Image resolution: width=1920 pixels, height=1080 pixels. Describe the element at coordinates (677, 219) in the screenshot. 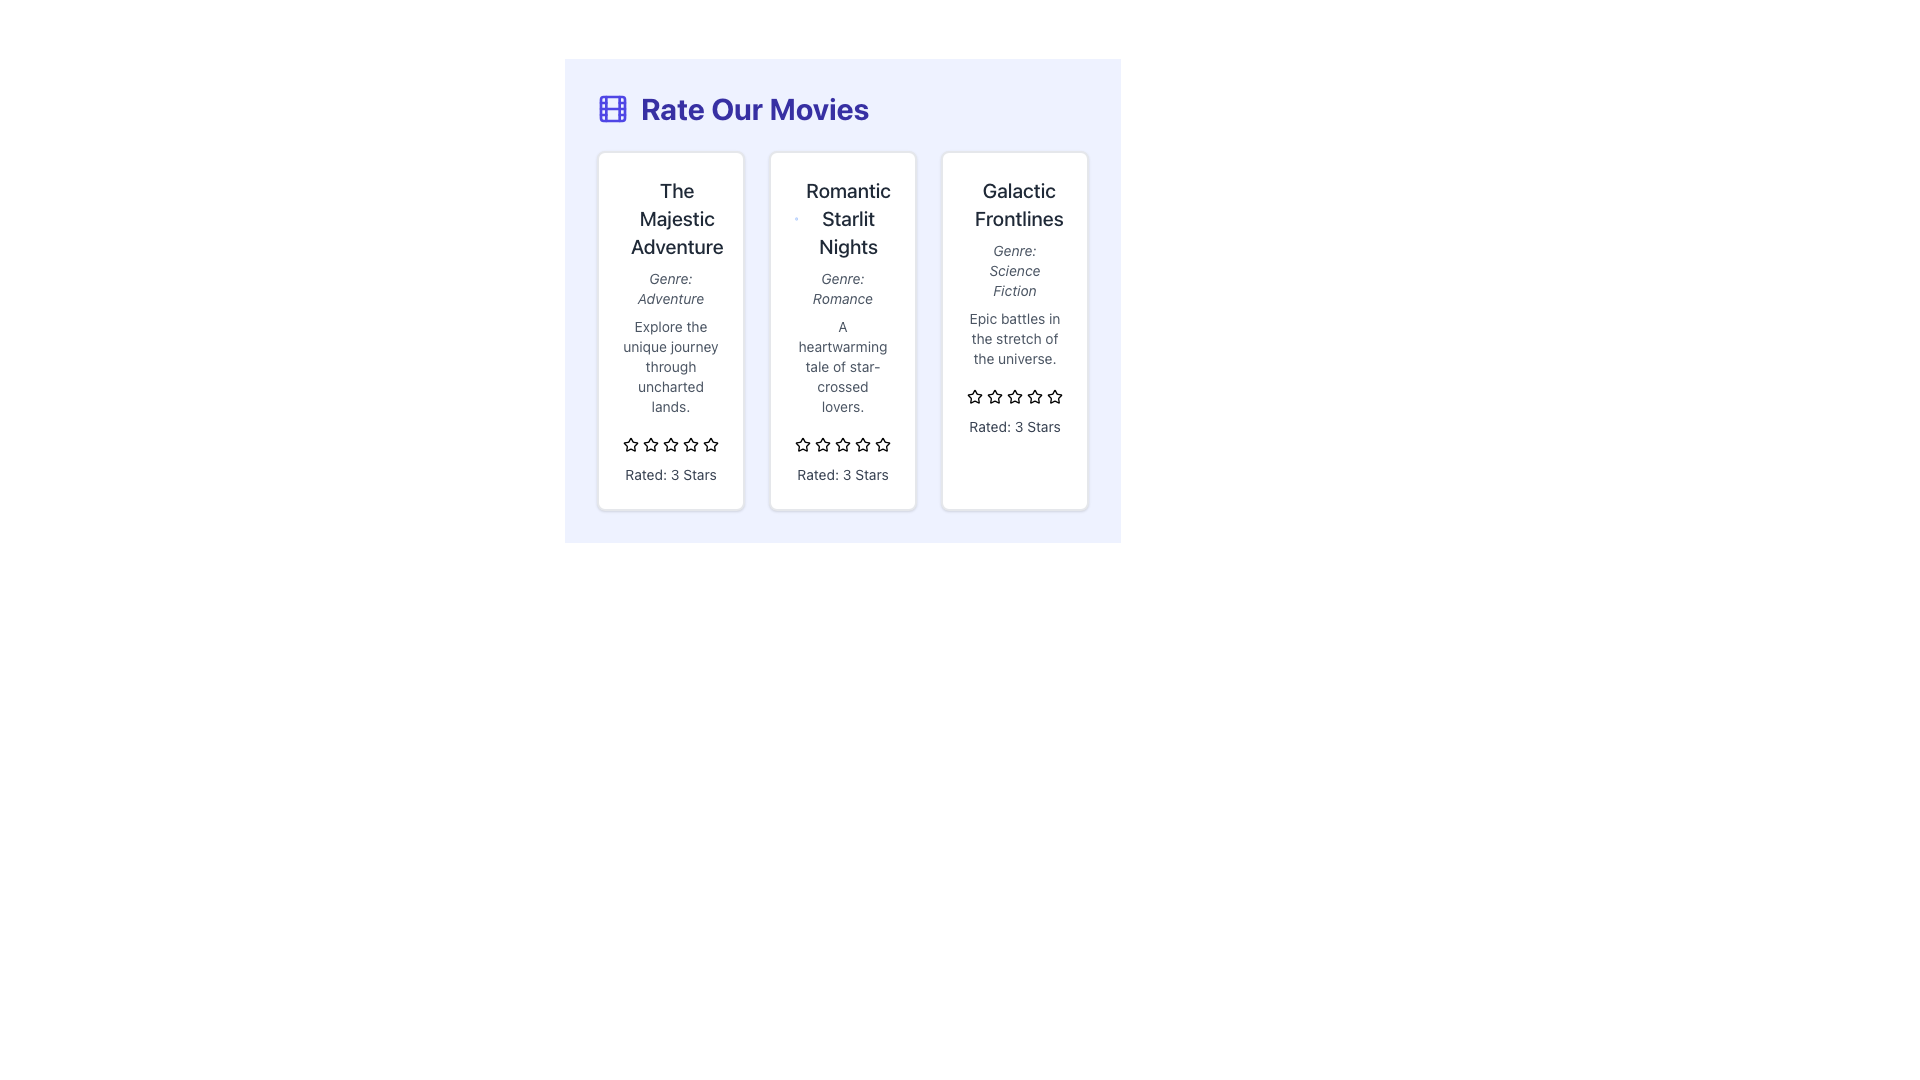

I see `the static text element displaying the title 'The Majestic Adventure', located in the top section of the first card in a row of three cards, centrally positioned above other content` at that location.